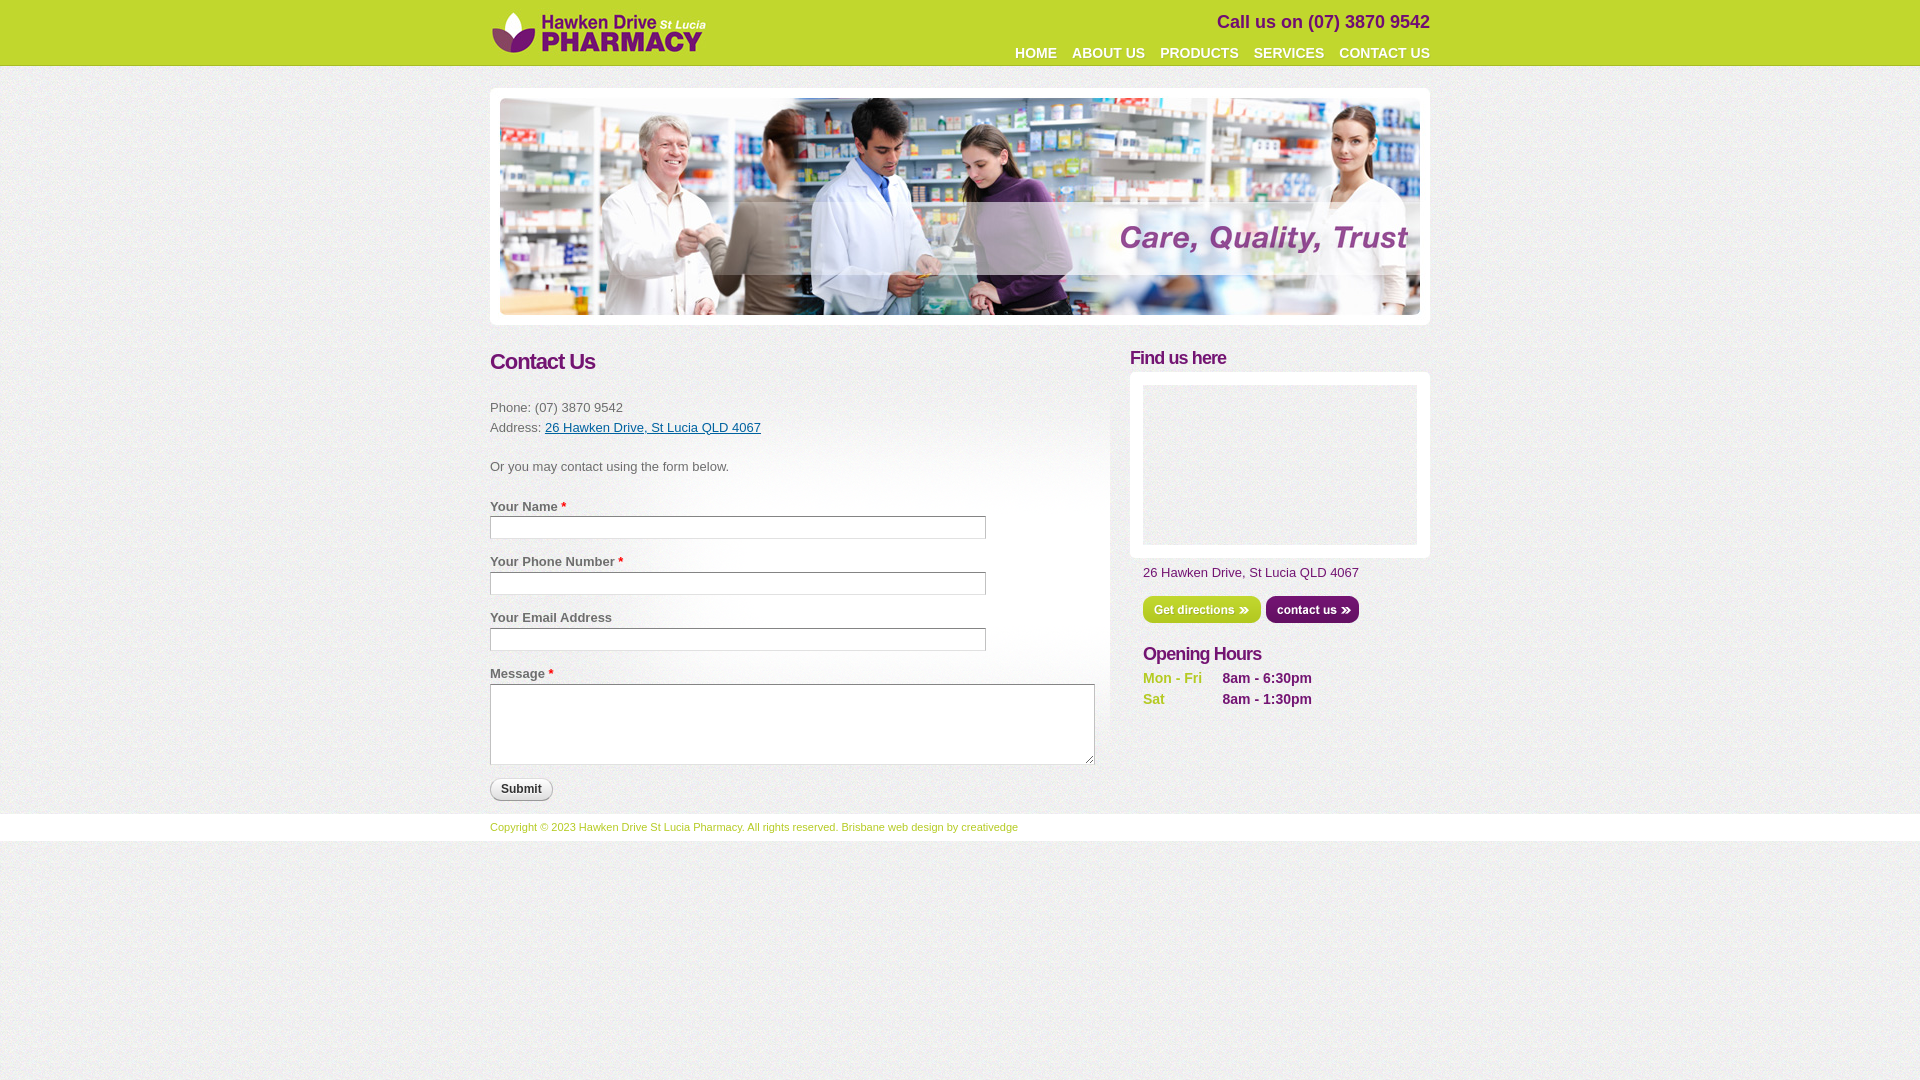 The width and height of the screenshot is (1920, 1080). I want to click on 'Contact us', so click(1312, 608).